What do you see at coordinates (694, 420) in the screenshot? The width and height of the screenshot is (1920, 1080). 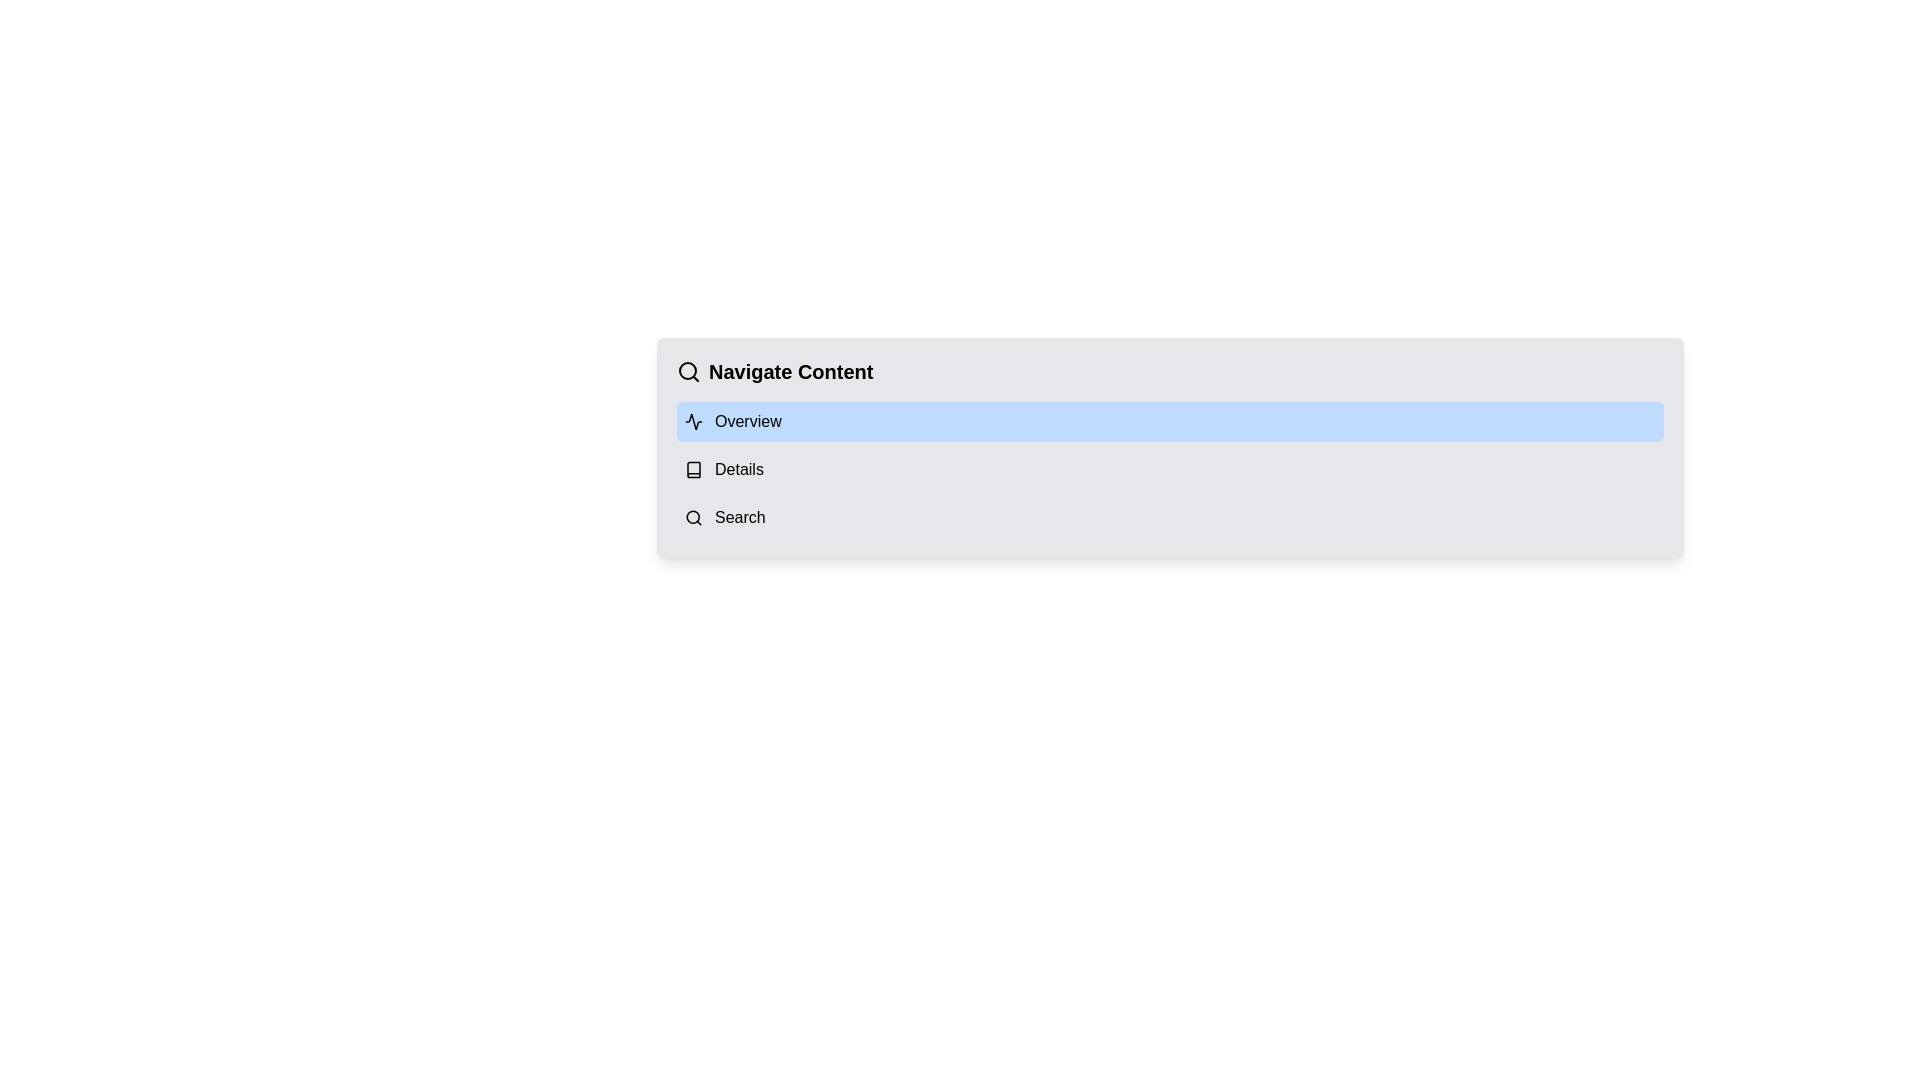 I see `the 'Overview' icon, which is an SVG element located to the left of the 'Overview' text in the vertical navigation panel` at bounding box center [694, 420].